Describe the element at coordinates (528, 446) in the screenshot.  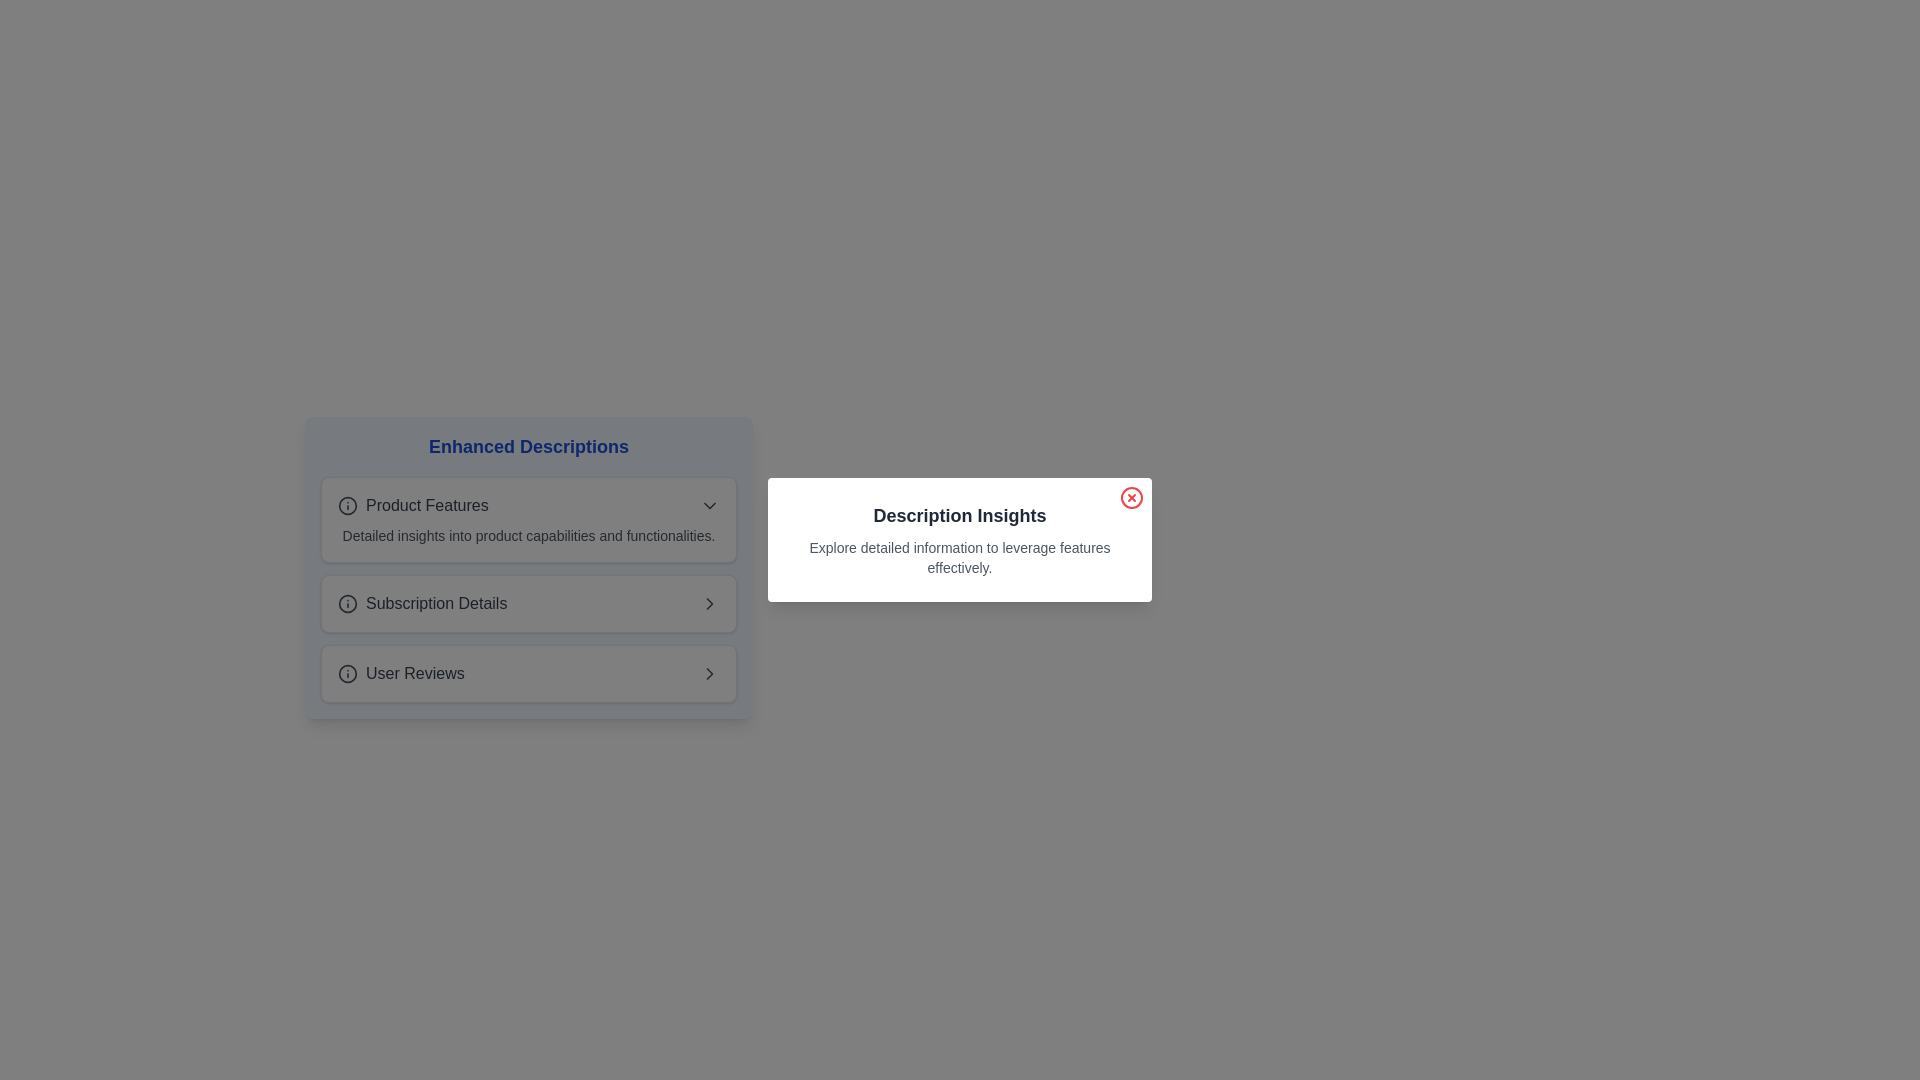
I see `the 'Enhanced Descriptions' Text Label to highlight the section title` at that location.